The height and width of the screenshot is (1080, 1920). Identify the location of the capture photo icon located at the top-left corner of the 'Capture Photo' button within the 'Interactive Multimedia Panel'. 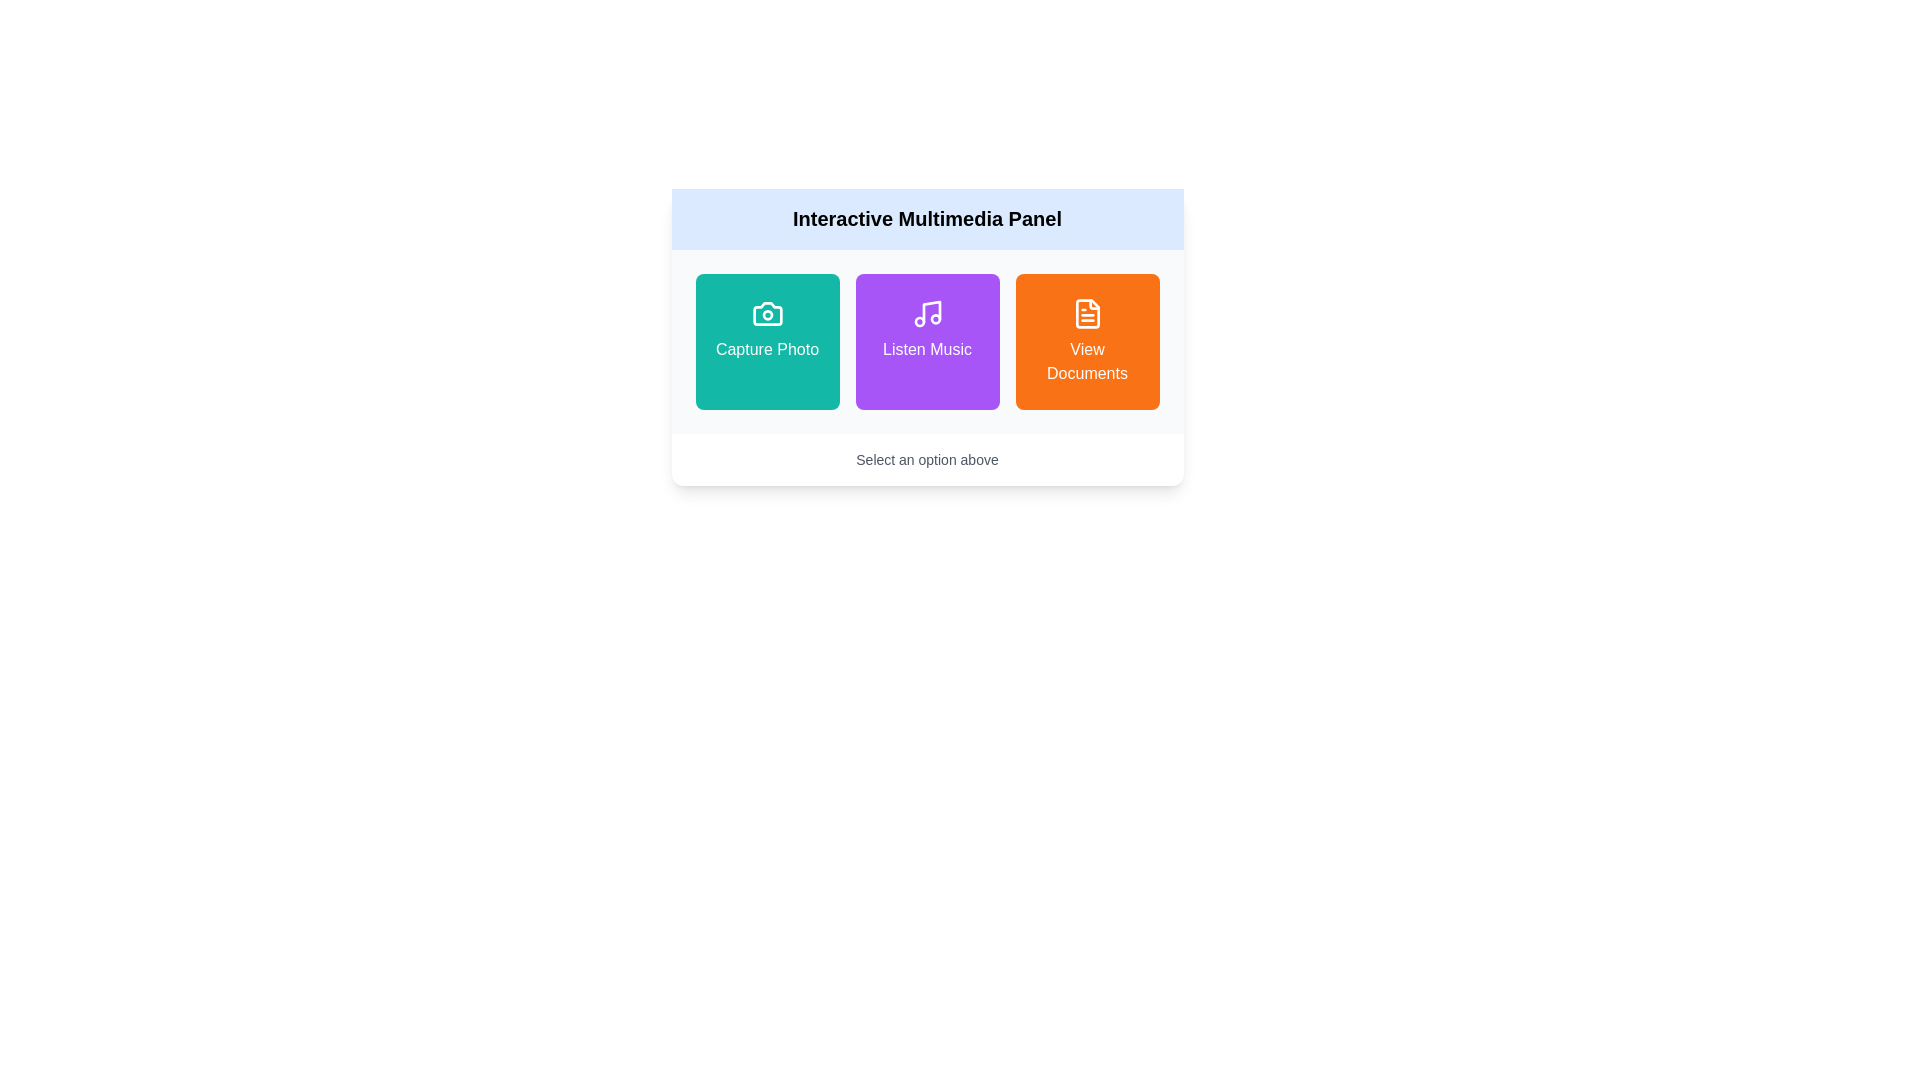
(766, 313).